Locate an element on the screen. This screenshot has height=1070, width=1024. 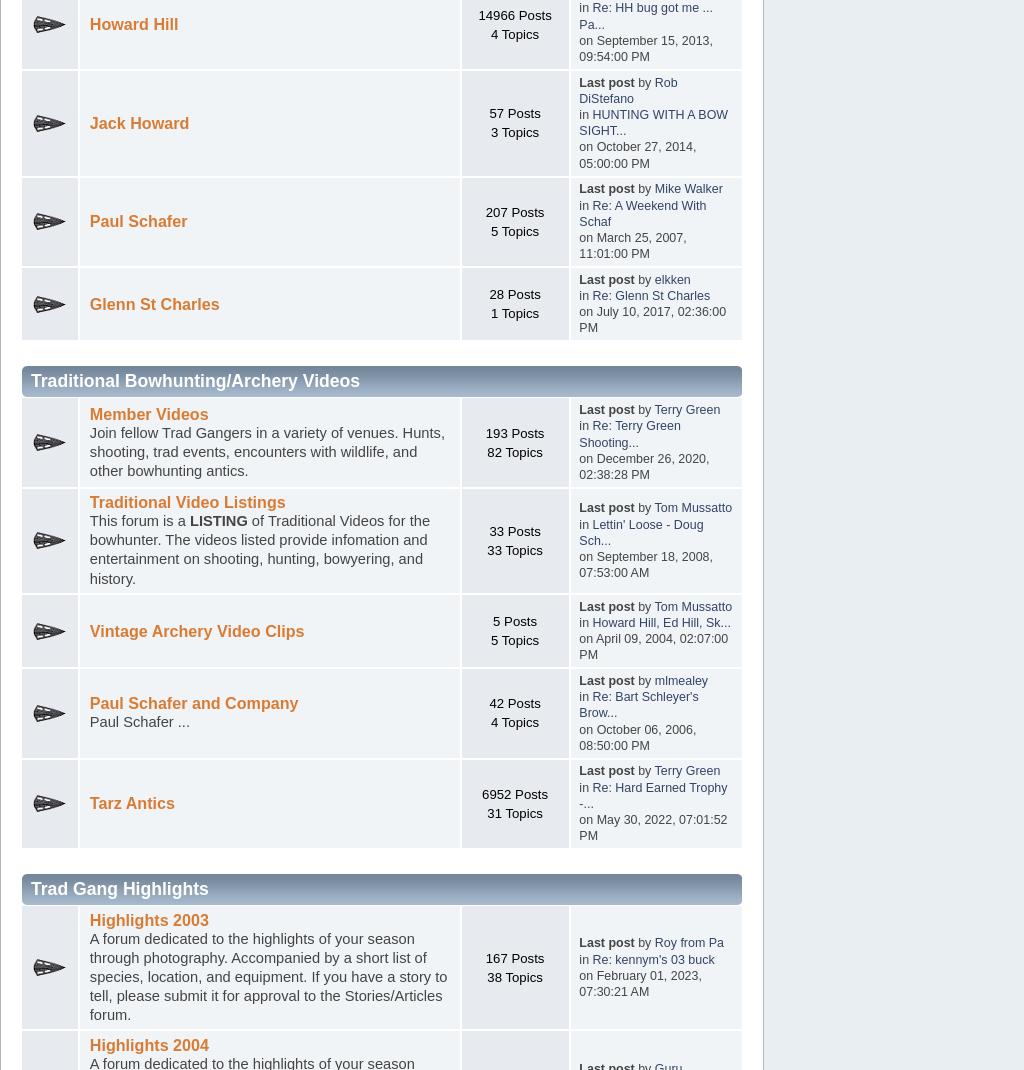
'6952 Posts' is located at coordinates (514, 792).